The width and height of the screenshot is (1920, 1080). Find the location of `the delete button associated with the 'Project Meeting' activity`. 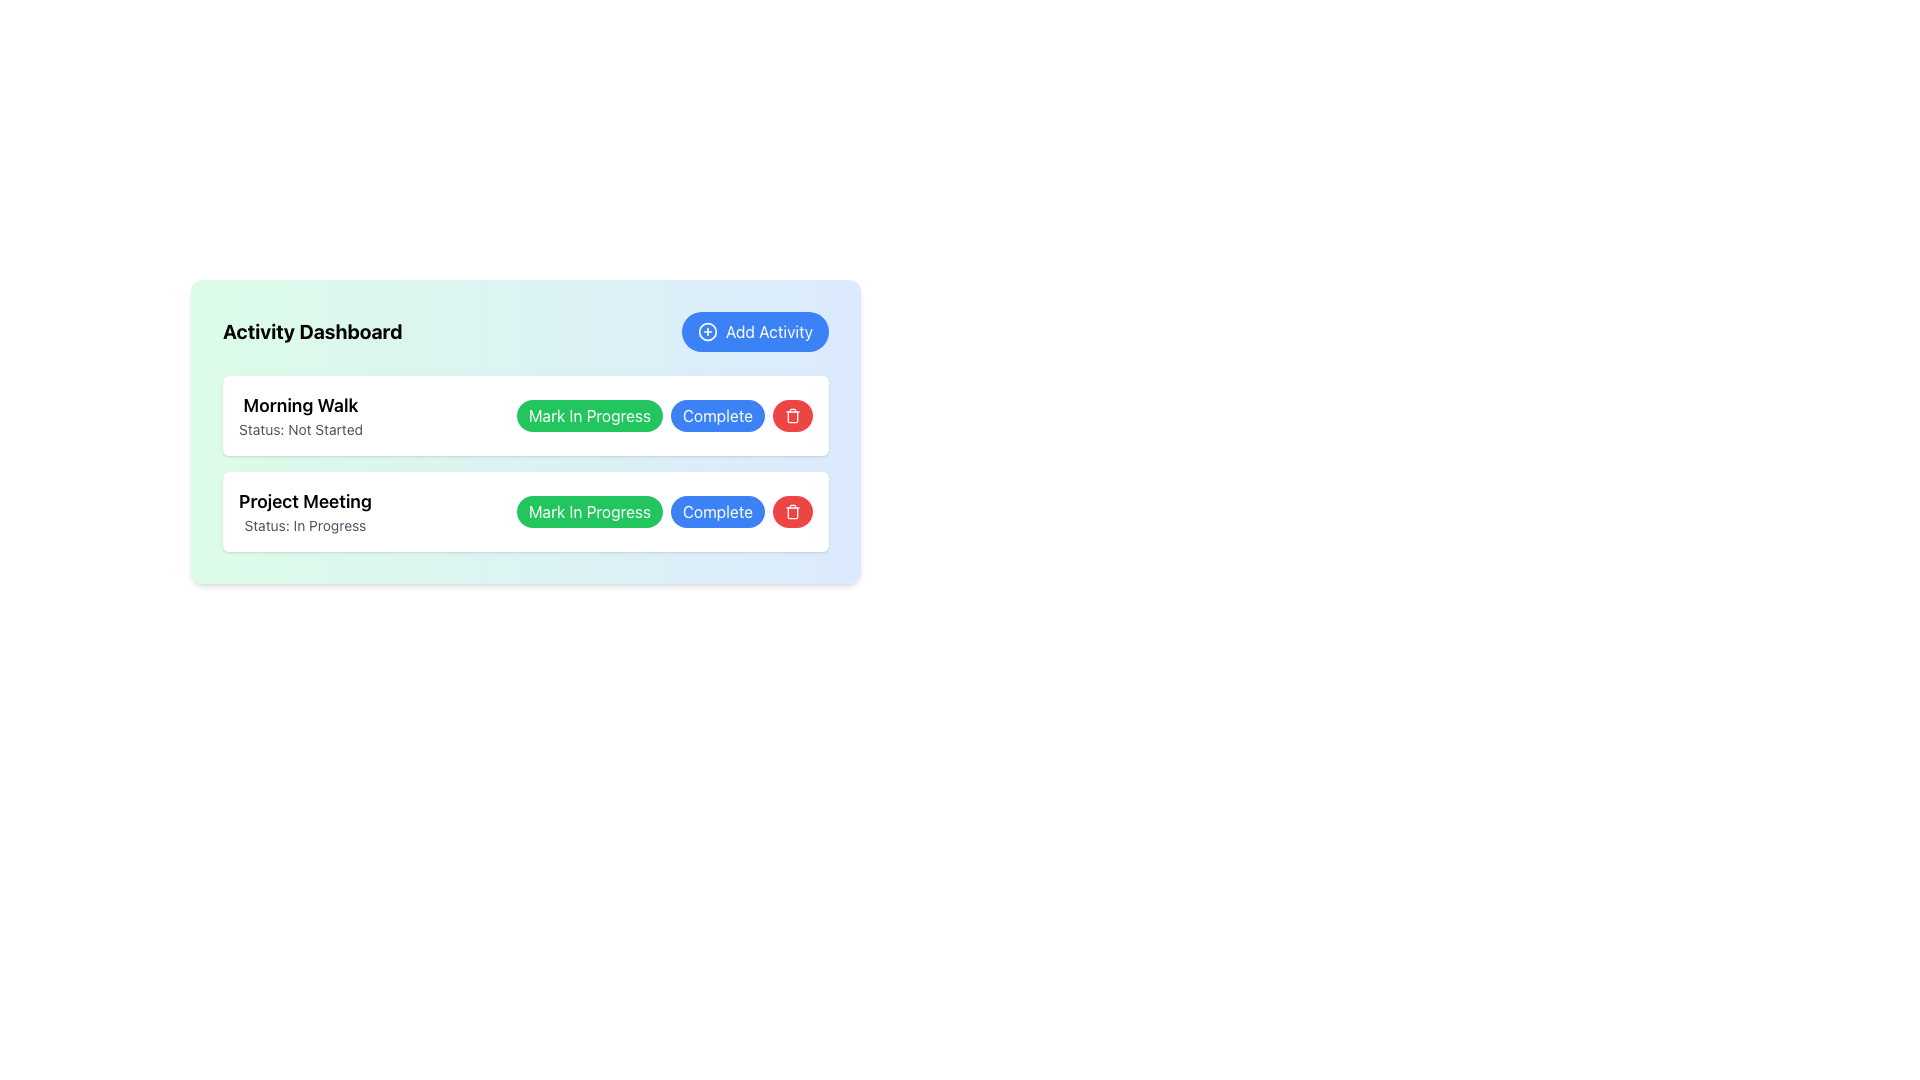

the delete button associated with the 'Project Meeting' activity is located at coordinates (791, 511).